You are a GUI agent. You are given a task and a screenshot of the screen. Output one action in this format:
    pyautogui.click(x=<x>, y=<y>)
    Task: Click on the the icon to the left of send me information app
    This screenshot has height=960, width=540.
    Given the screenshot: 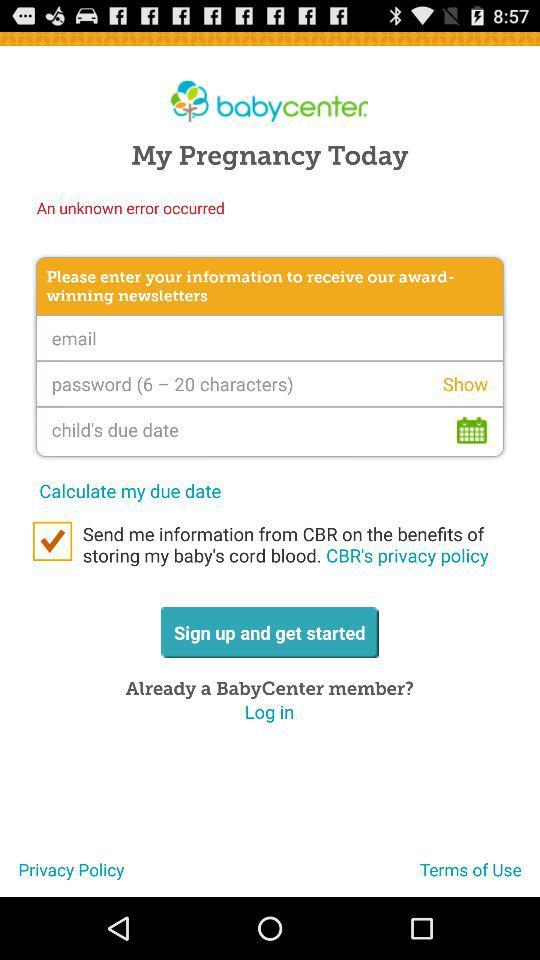 What is the action you would take?
    pyautogui.click(x=52, y=541)
    